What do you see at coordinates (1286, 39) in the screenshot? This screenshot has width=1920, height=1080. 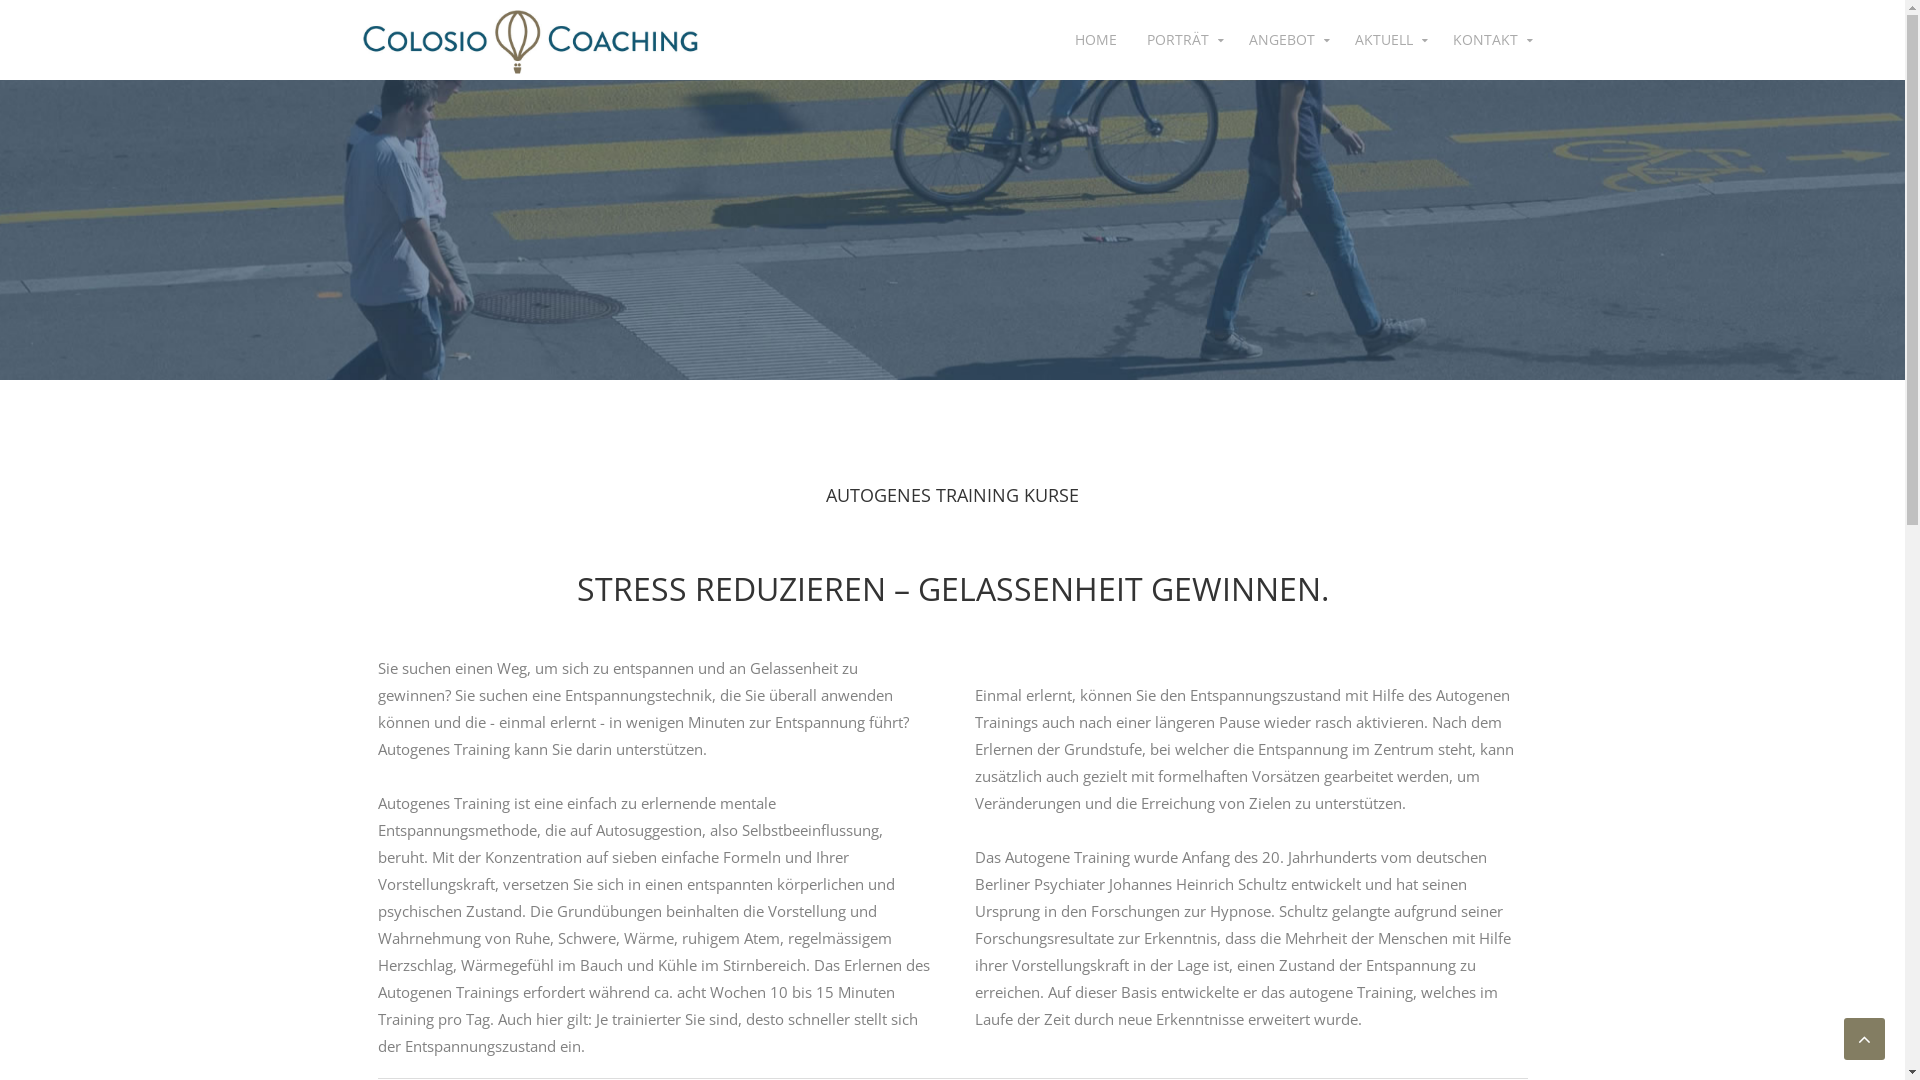 I see `'ANGEBOT'` at bounding box center [1286, 39].